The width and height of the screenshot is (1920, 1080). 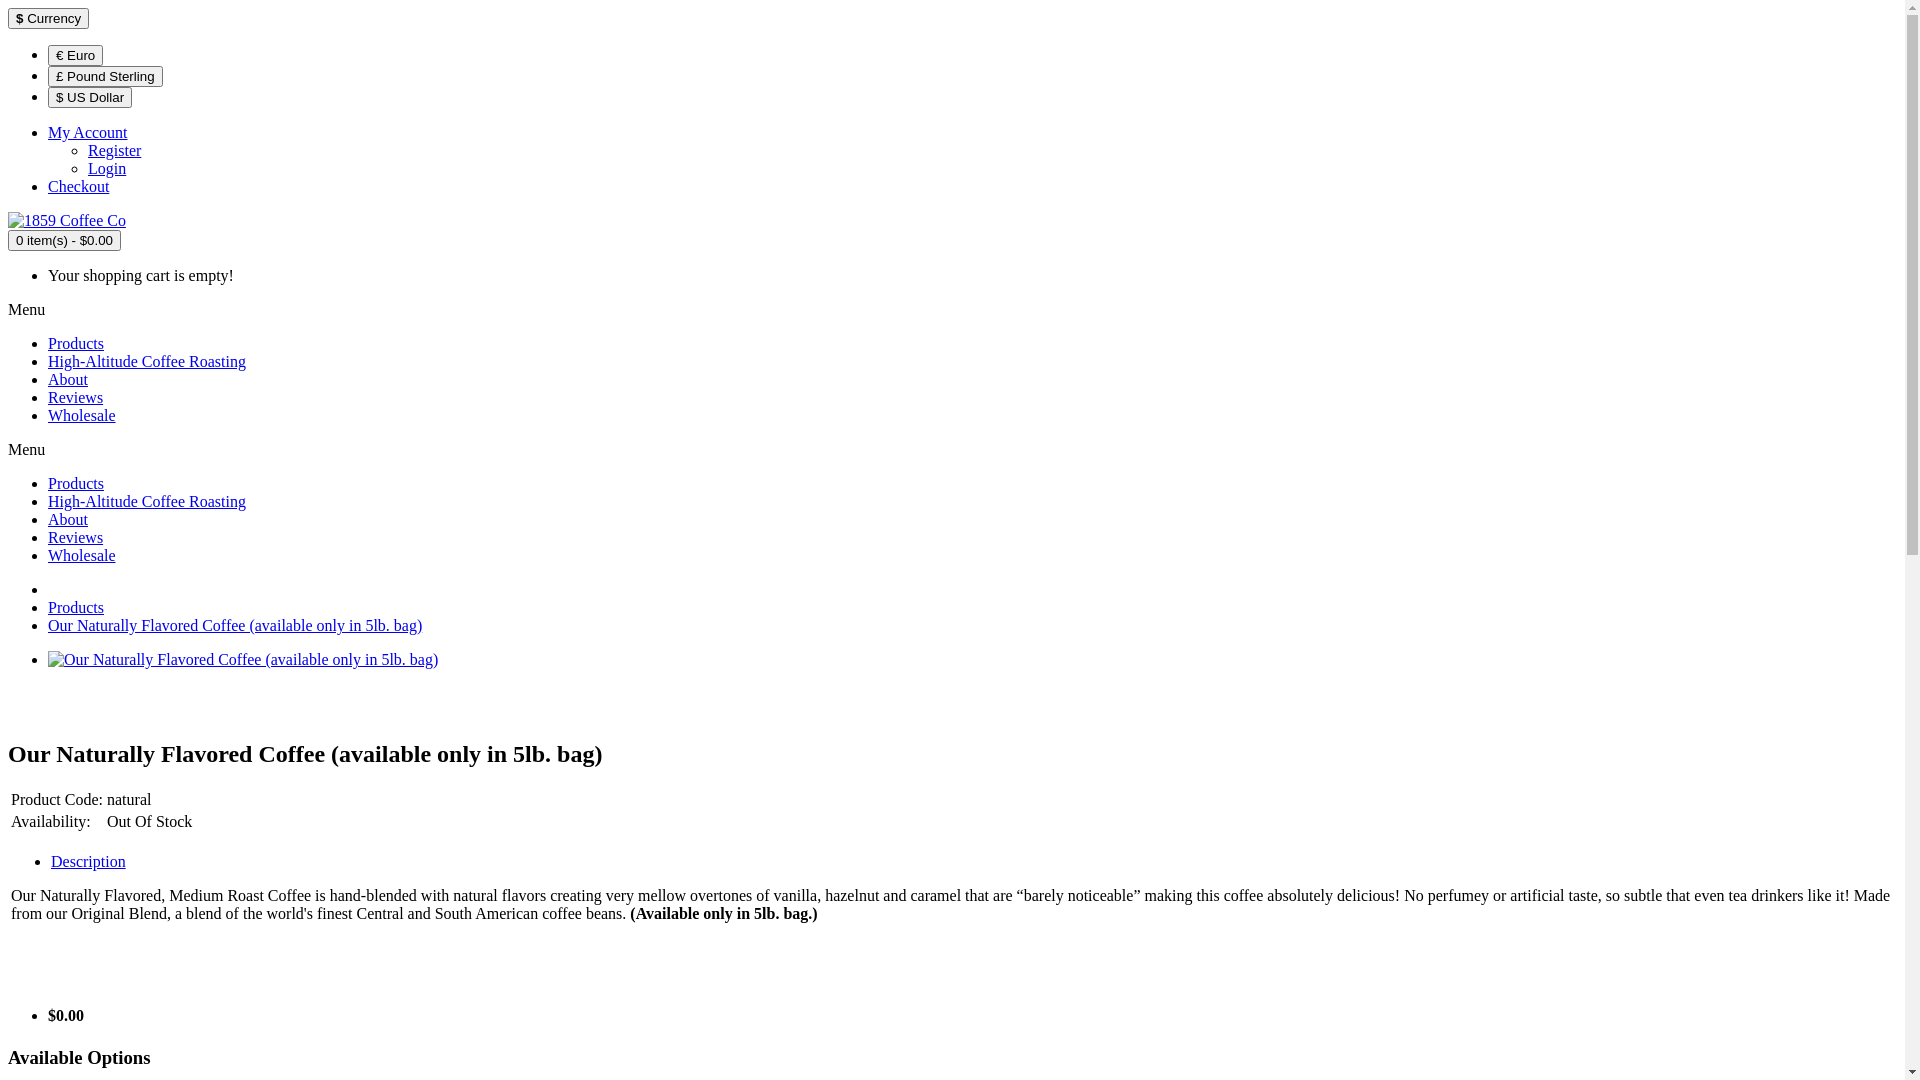 I want to click on 'My Account', so click(x=86, y=132).